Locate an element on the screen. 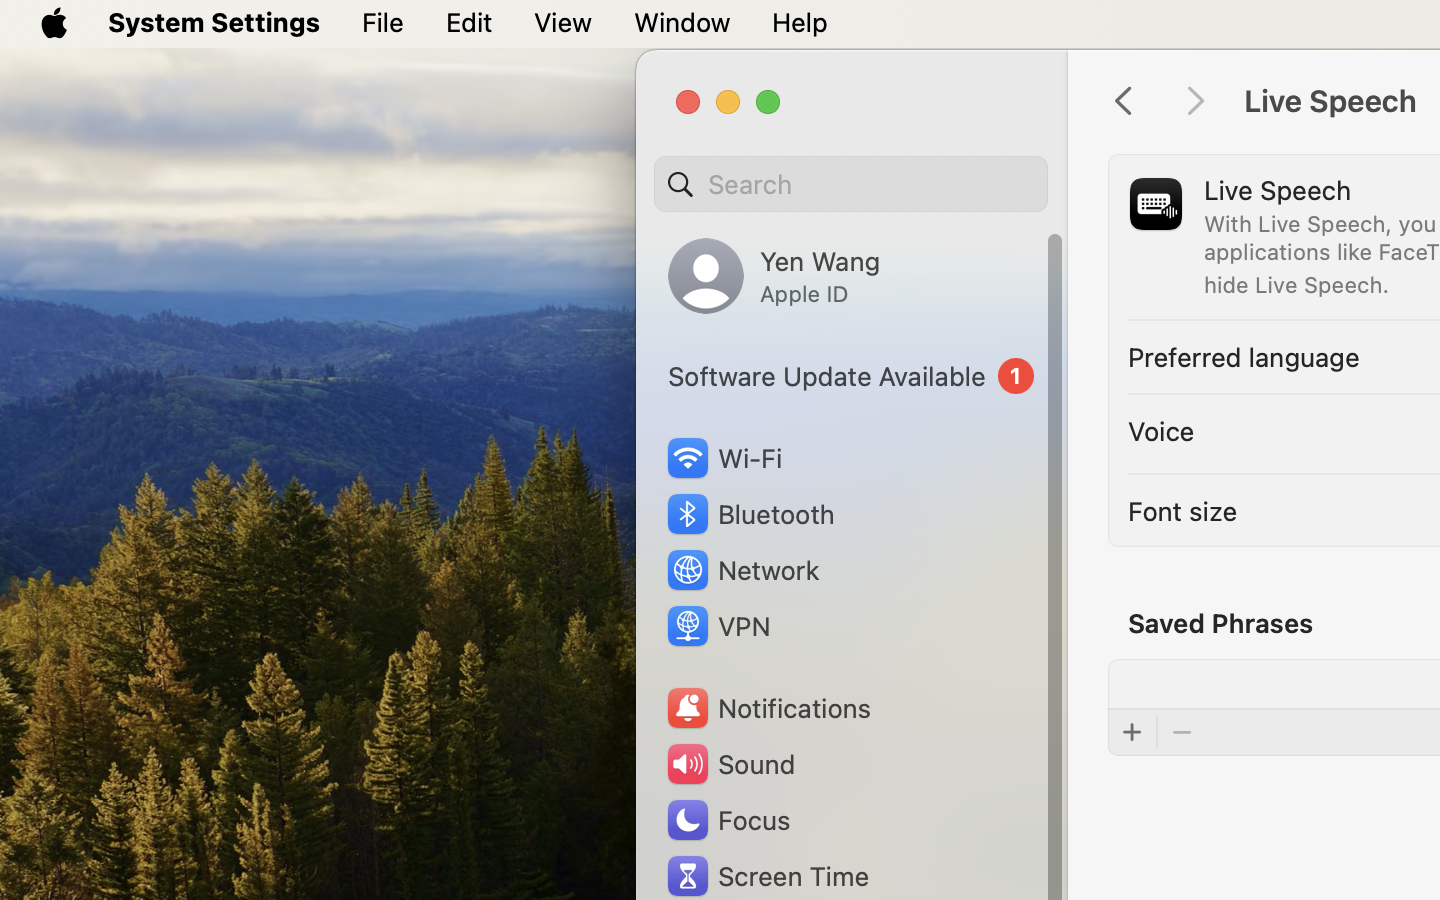  'Network' is located at coordinates (741, 569).